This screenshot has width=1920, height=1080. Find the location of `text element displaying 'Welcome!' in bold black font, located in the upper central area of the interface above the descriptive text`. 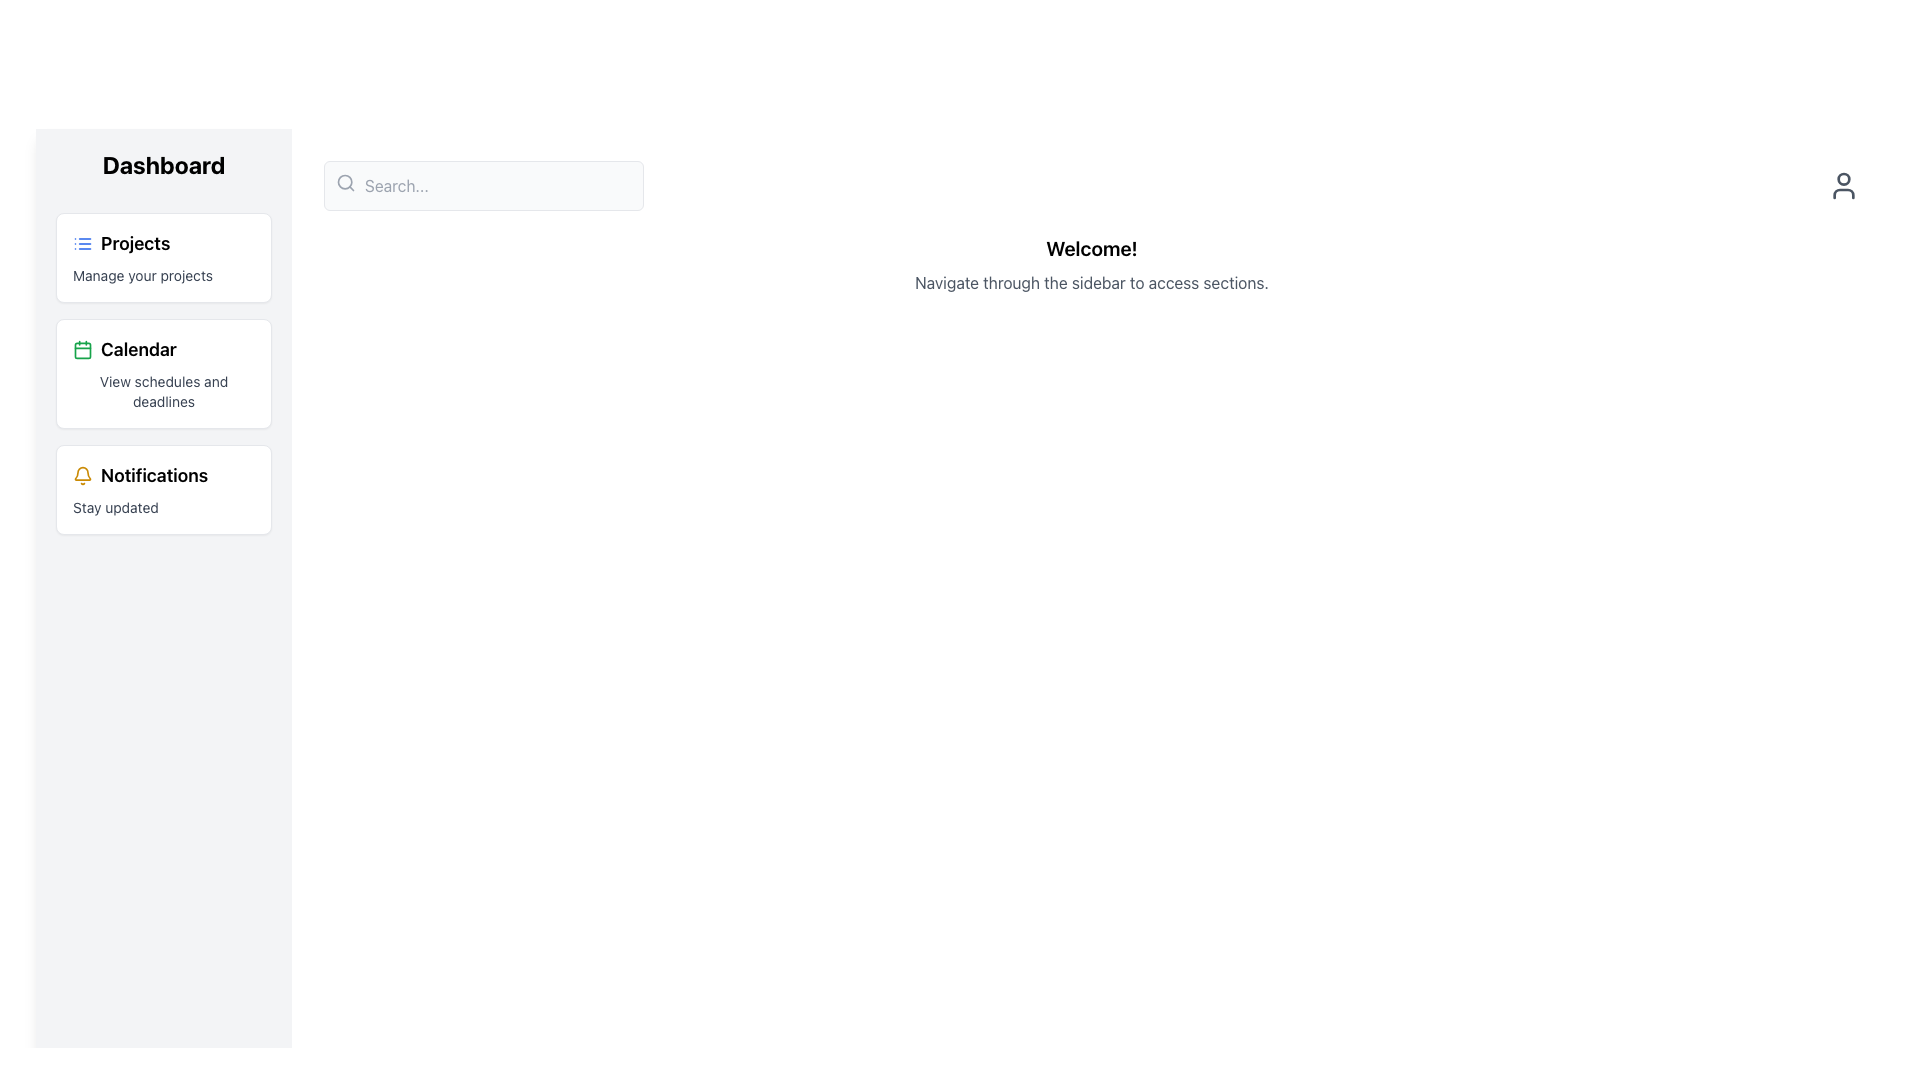

text element displaying 'Welcome!' in bold black font, located in the upper central area of the interface above the descriptive text is located at coordinates (1090, 248).